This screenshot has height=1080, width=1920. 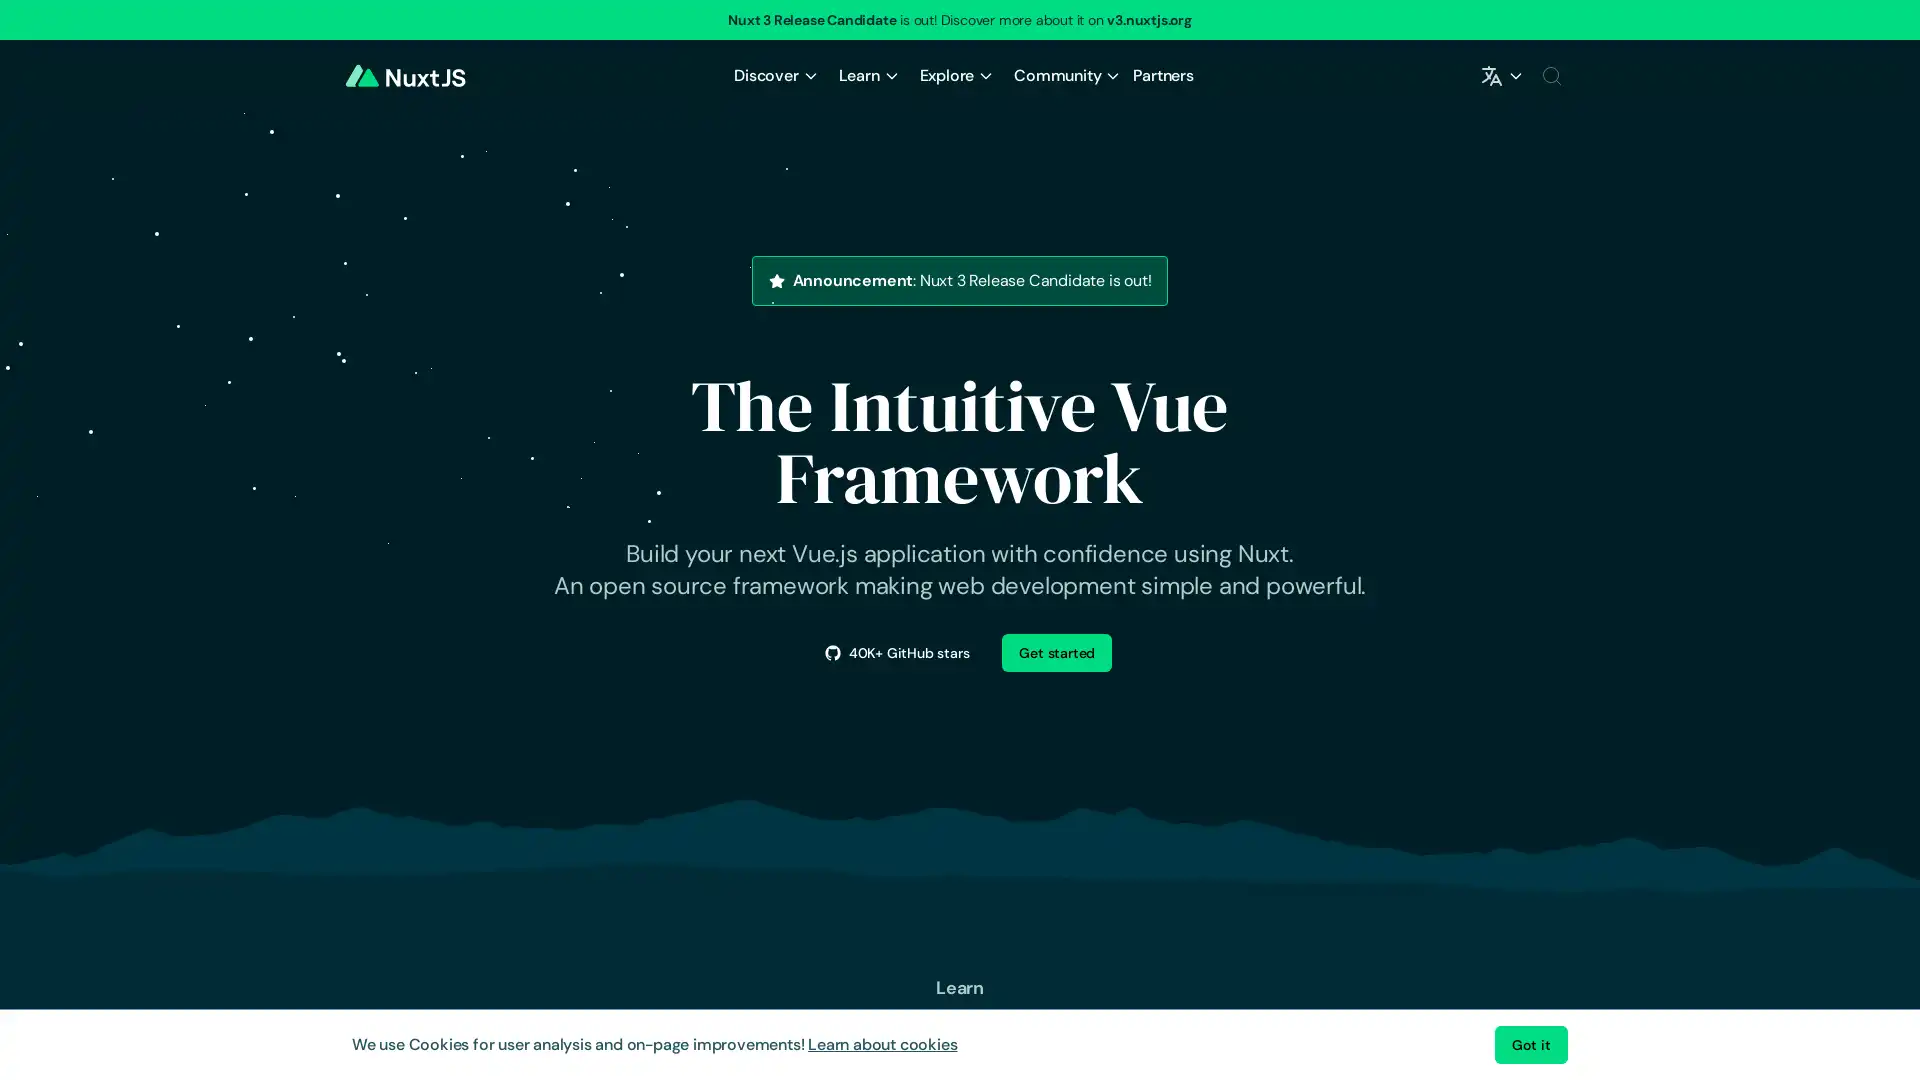 I want to click on Got it, so click(x=1530, y=1044).